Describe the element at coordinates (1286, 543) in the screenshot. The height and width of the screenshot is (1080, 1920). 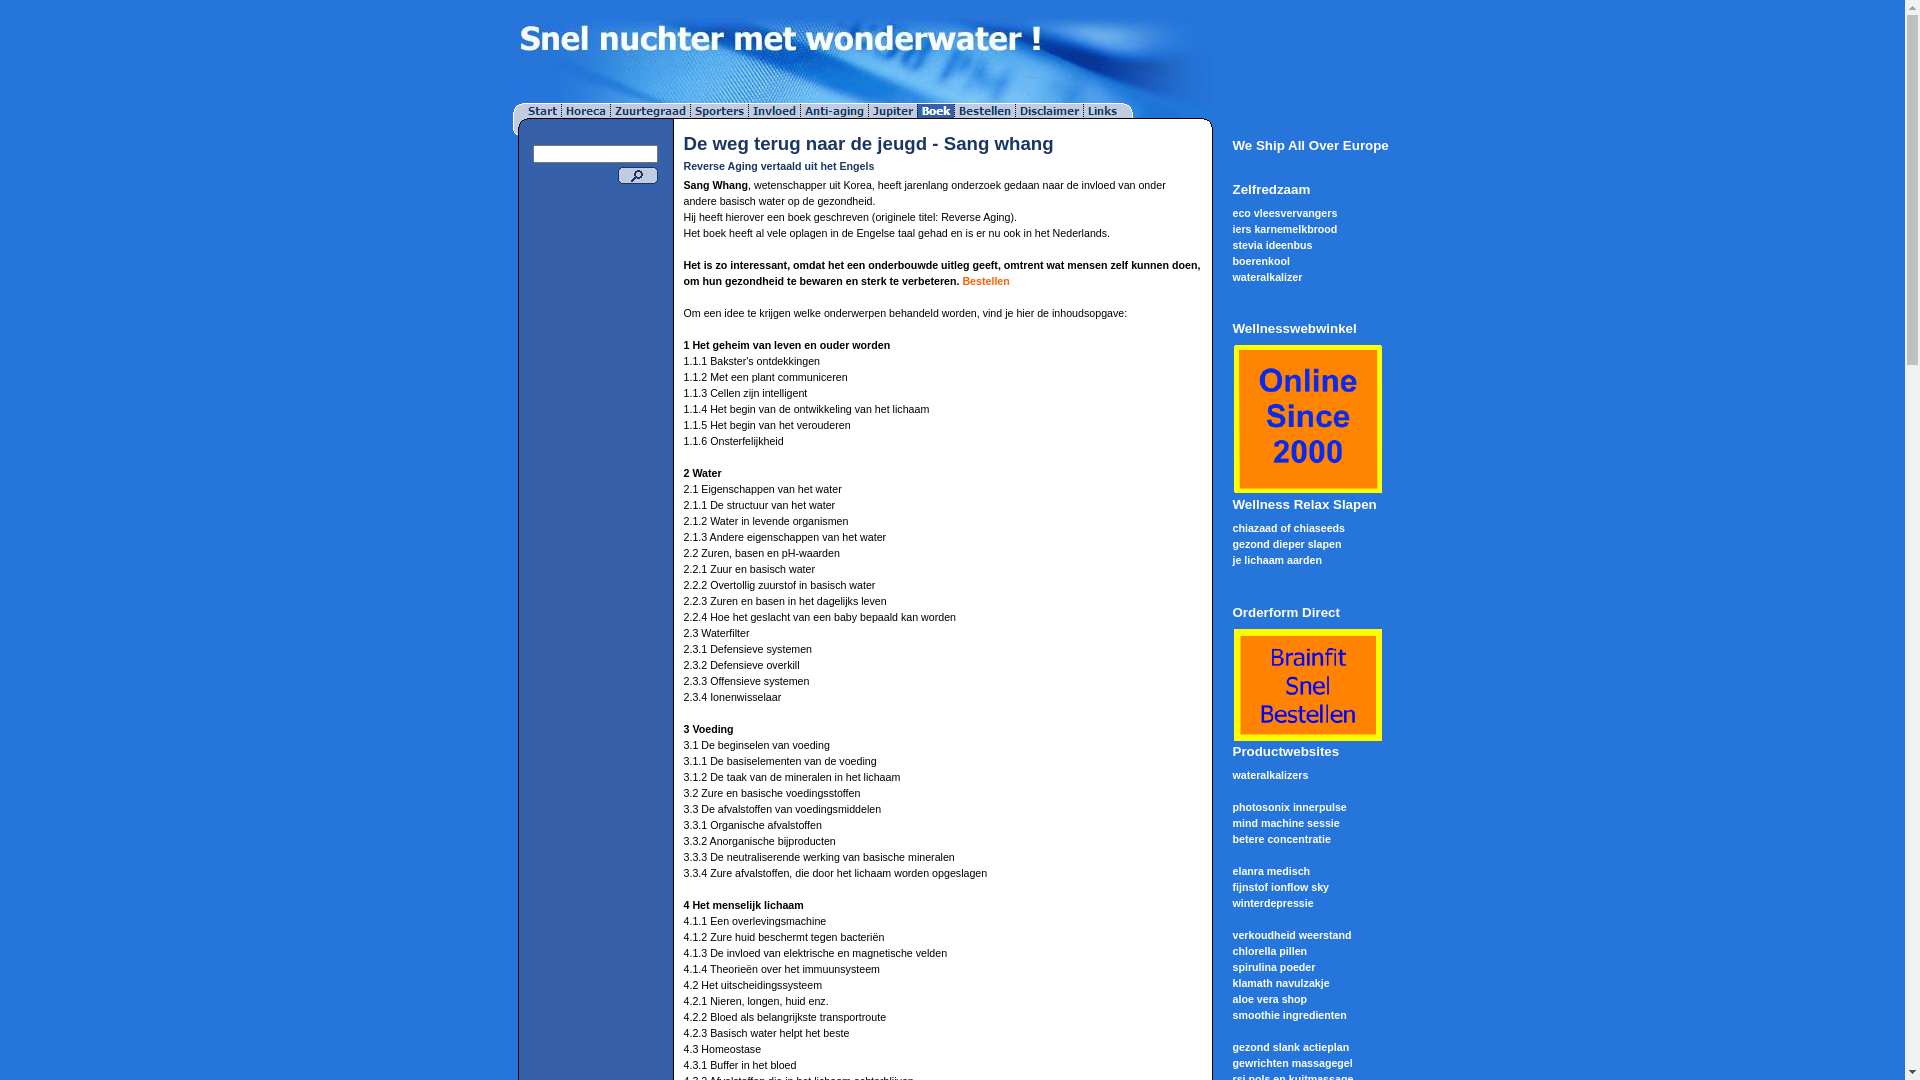
I see `'gezond dieper slapen'` at that location.